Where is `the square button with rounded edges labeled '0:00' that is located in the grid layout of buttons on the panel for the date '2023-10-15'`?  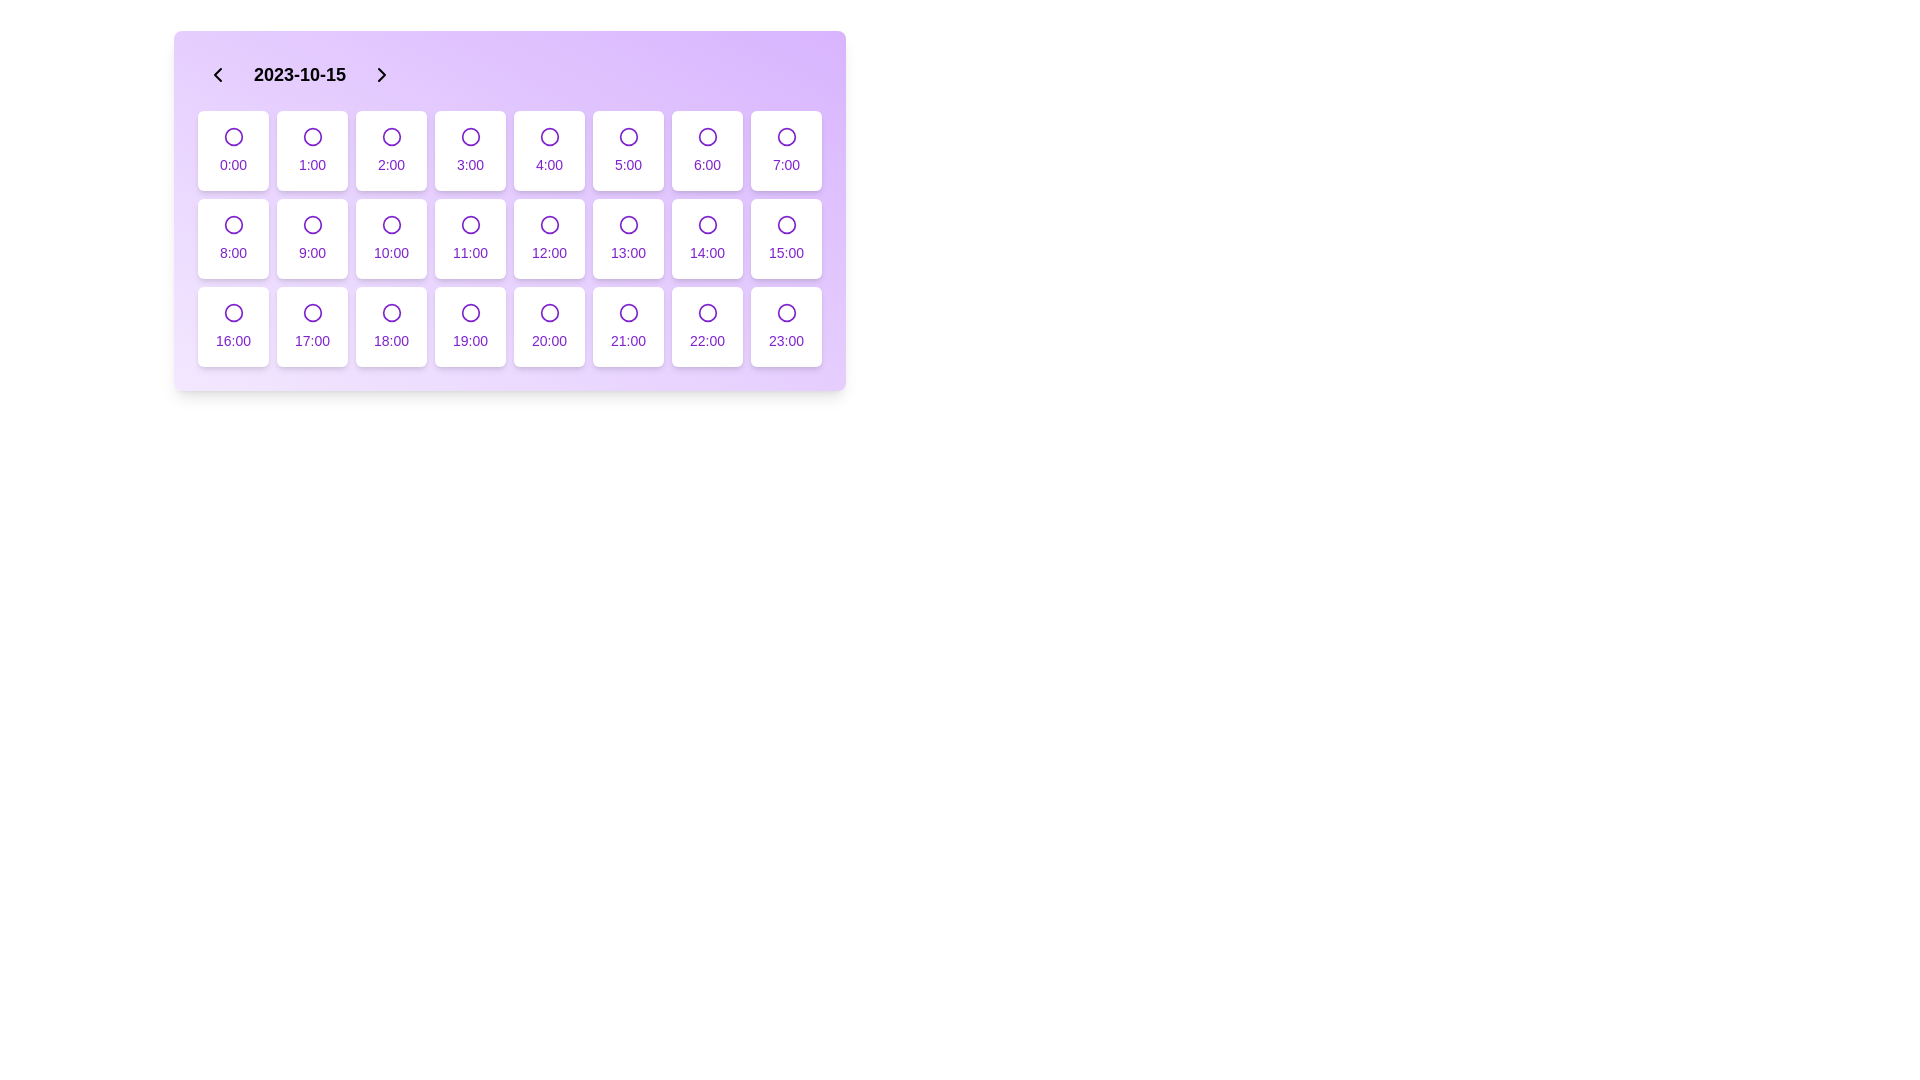 the square button with rounded edges labeled '0:00' that is located in the grid layout of buttons on the panel for the date '2023-10-15' is located at coordinates (233, 149).